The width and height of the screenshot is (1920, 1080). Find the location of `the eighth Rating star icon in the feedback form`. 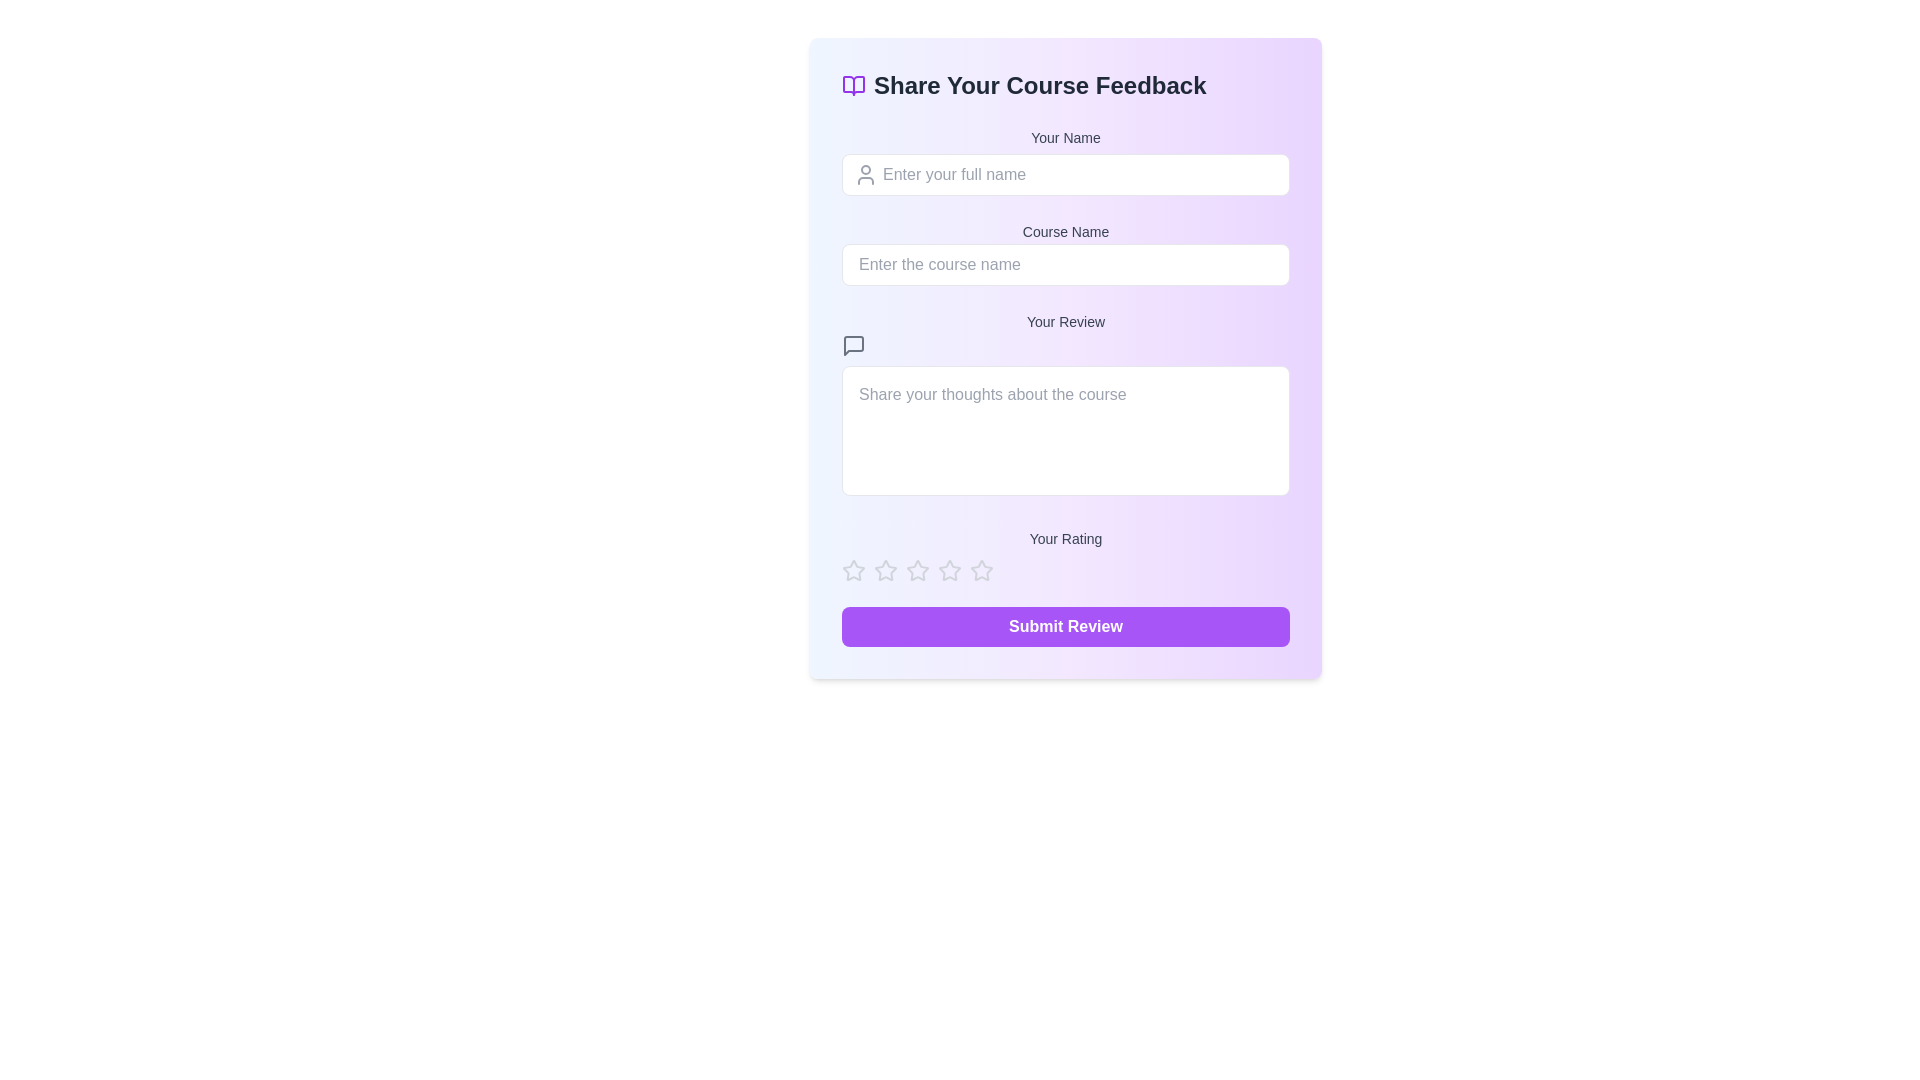

the eighth Rating star icon in the feedback form is located at coordinates (982, 570).